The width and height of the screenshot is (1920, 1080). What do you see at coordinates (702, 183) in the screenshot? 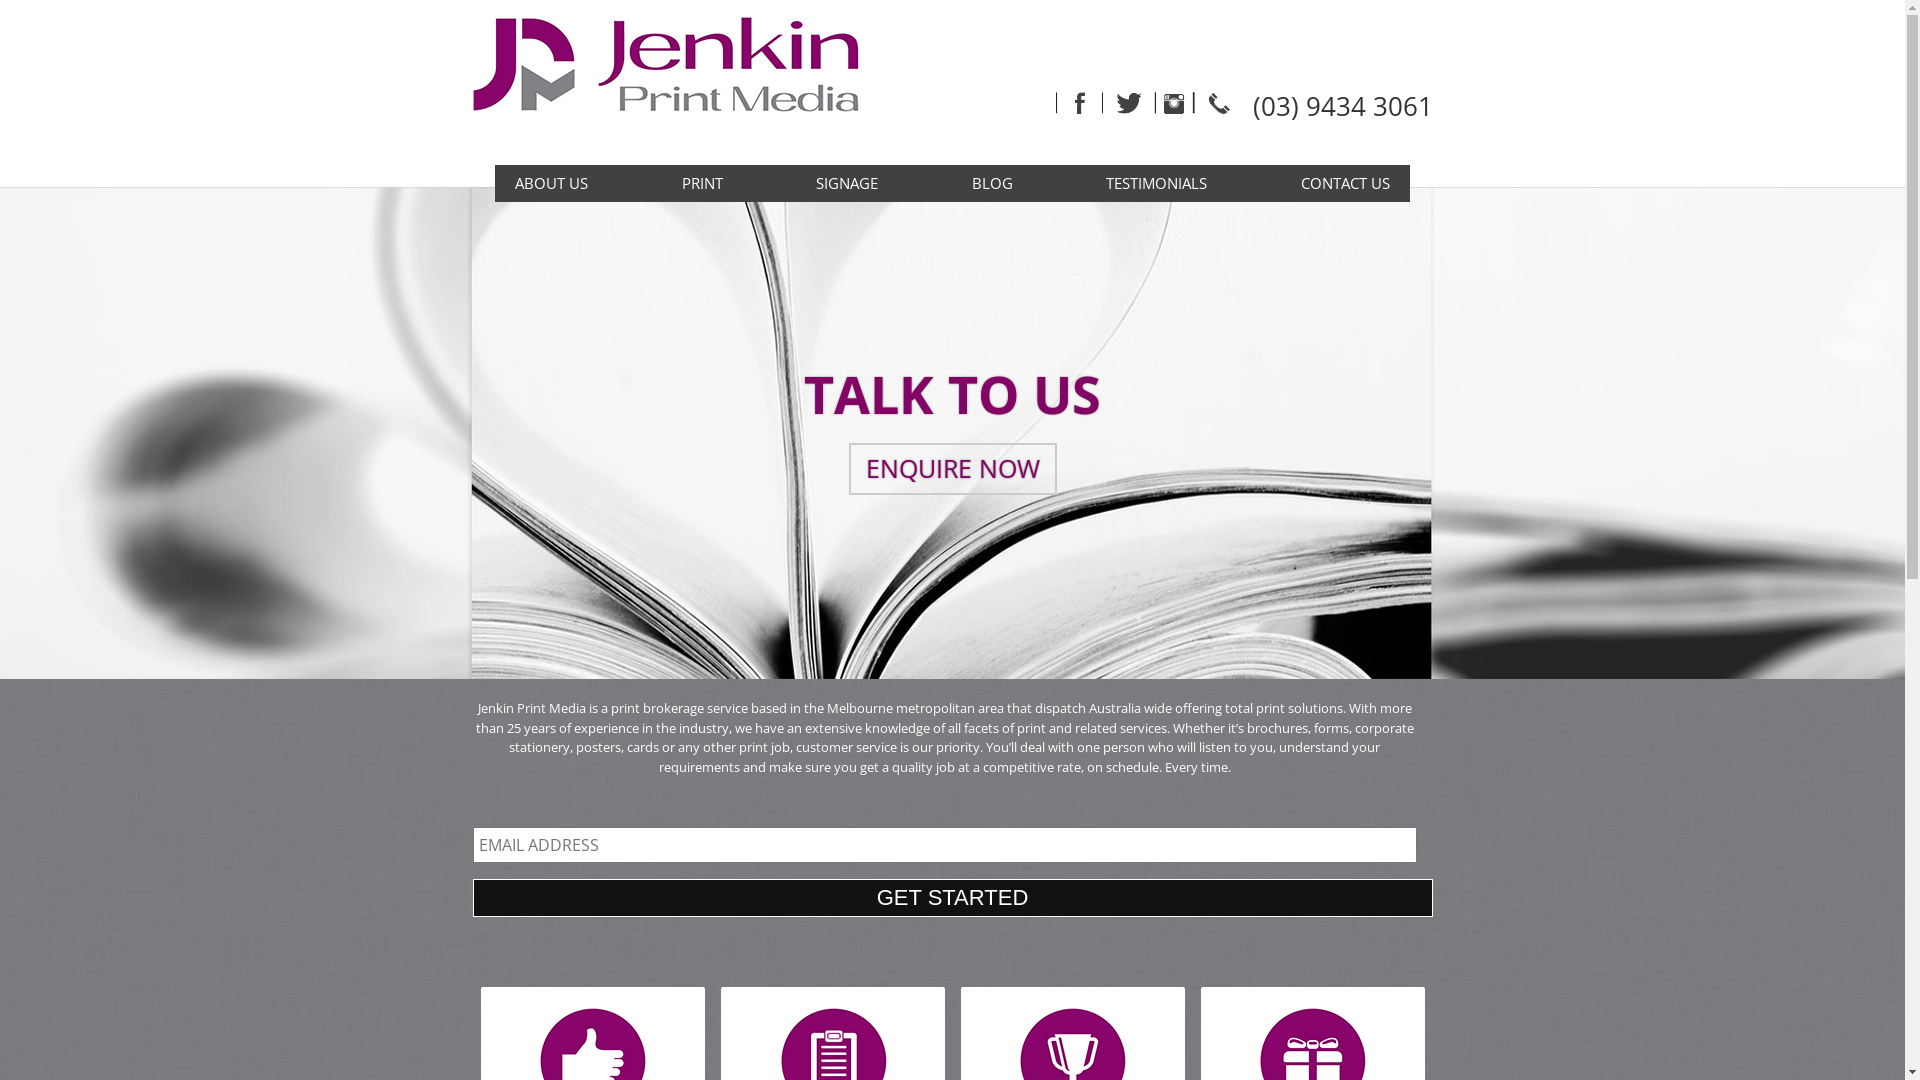
I see `'PRINT'` at bounding box center [702, 183].